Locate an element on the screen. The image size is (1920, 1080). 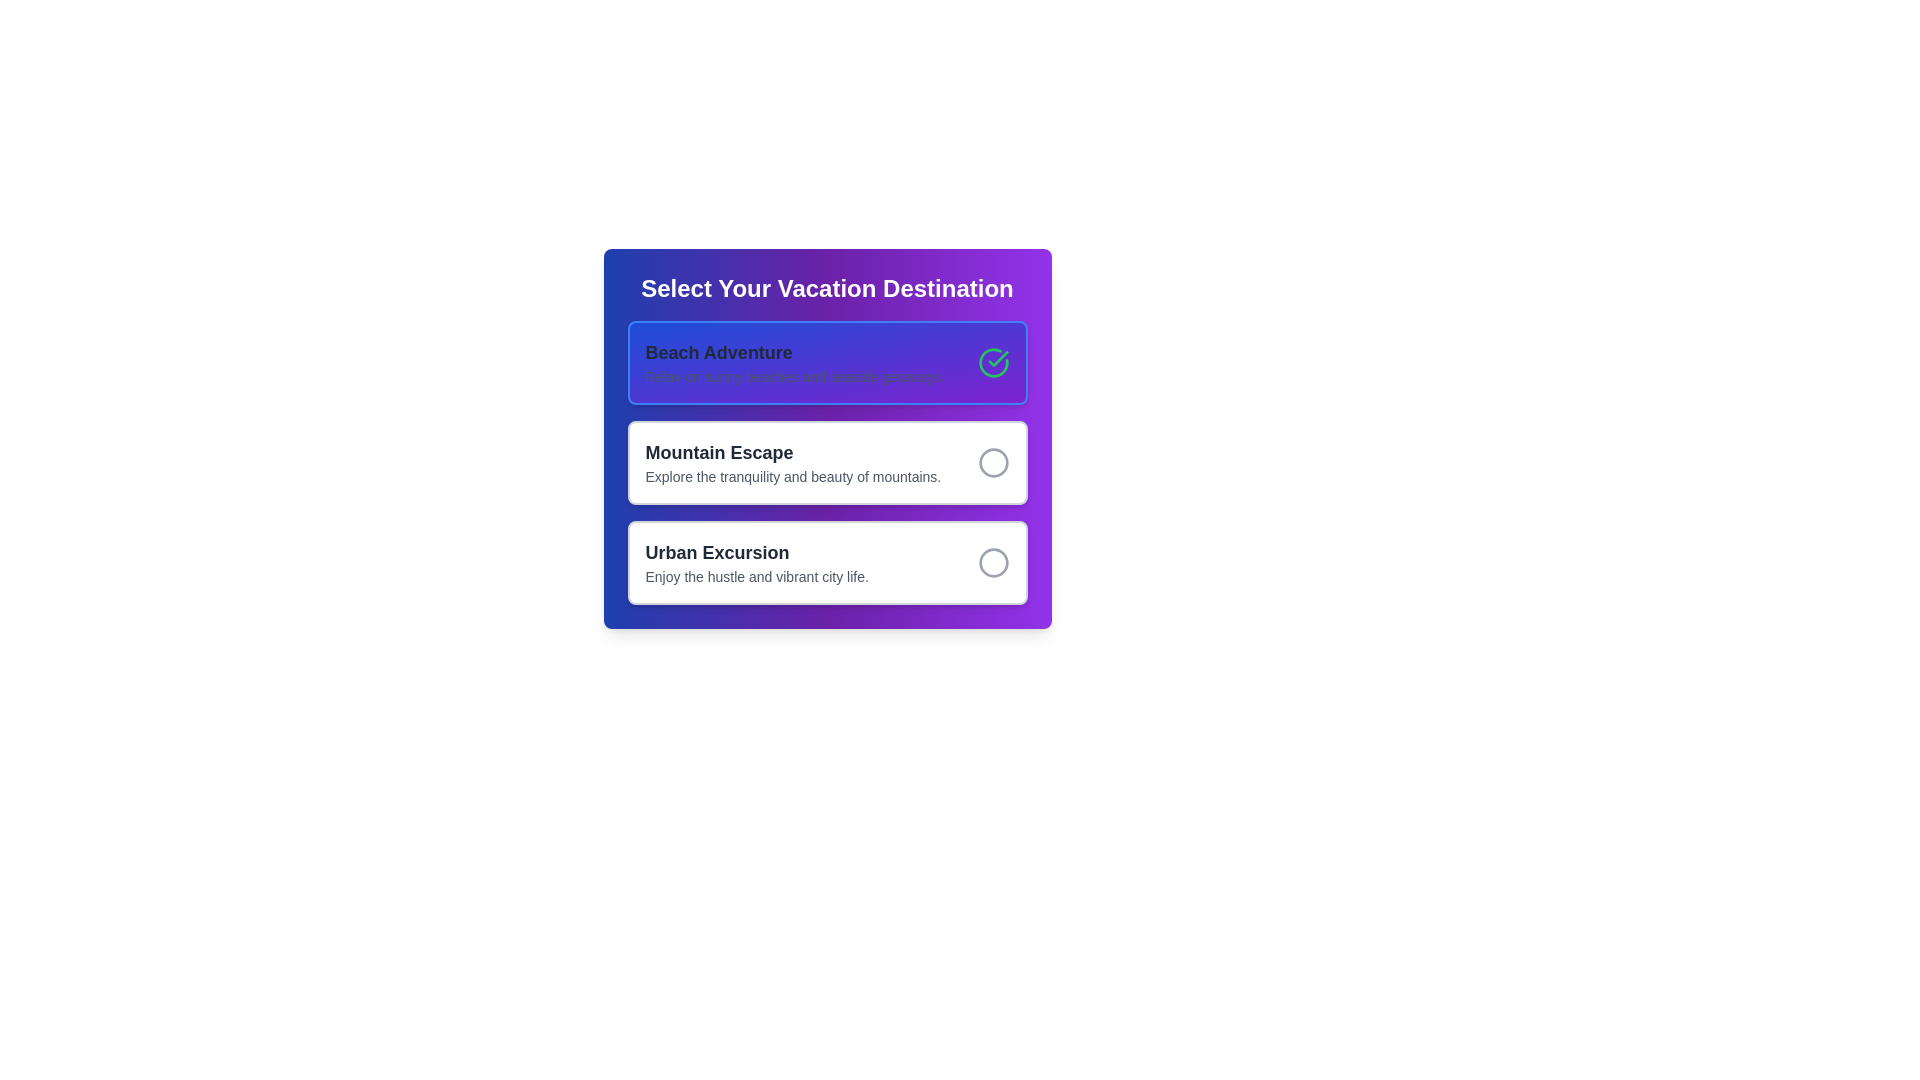
the second card in the grid layout that presents information about the vacation destination 'Mountain Escape' is located at coordinates (827, 462).